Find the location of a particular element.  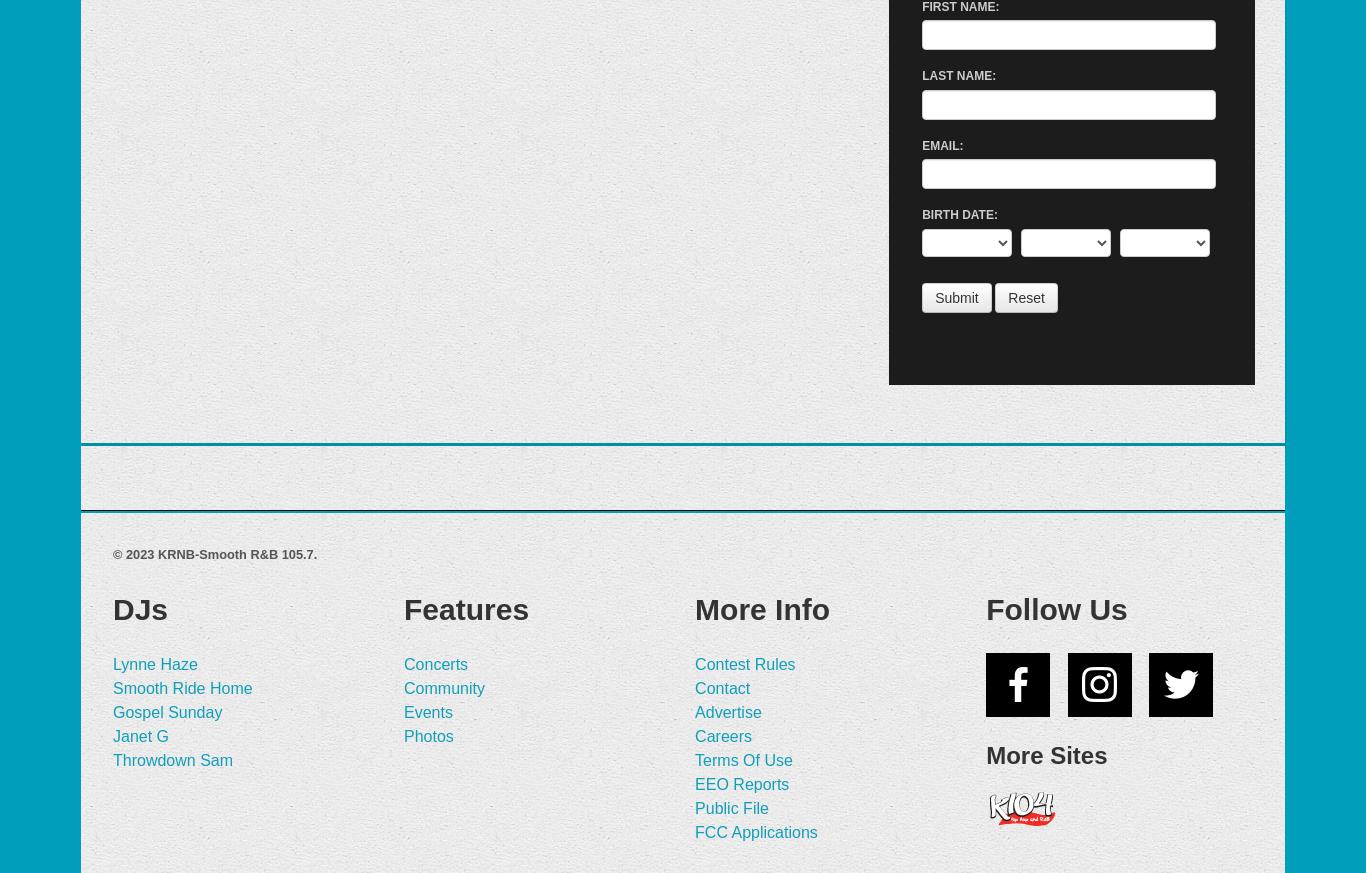

'More Sites' is located at coordinates (1045, 754).